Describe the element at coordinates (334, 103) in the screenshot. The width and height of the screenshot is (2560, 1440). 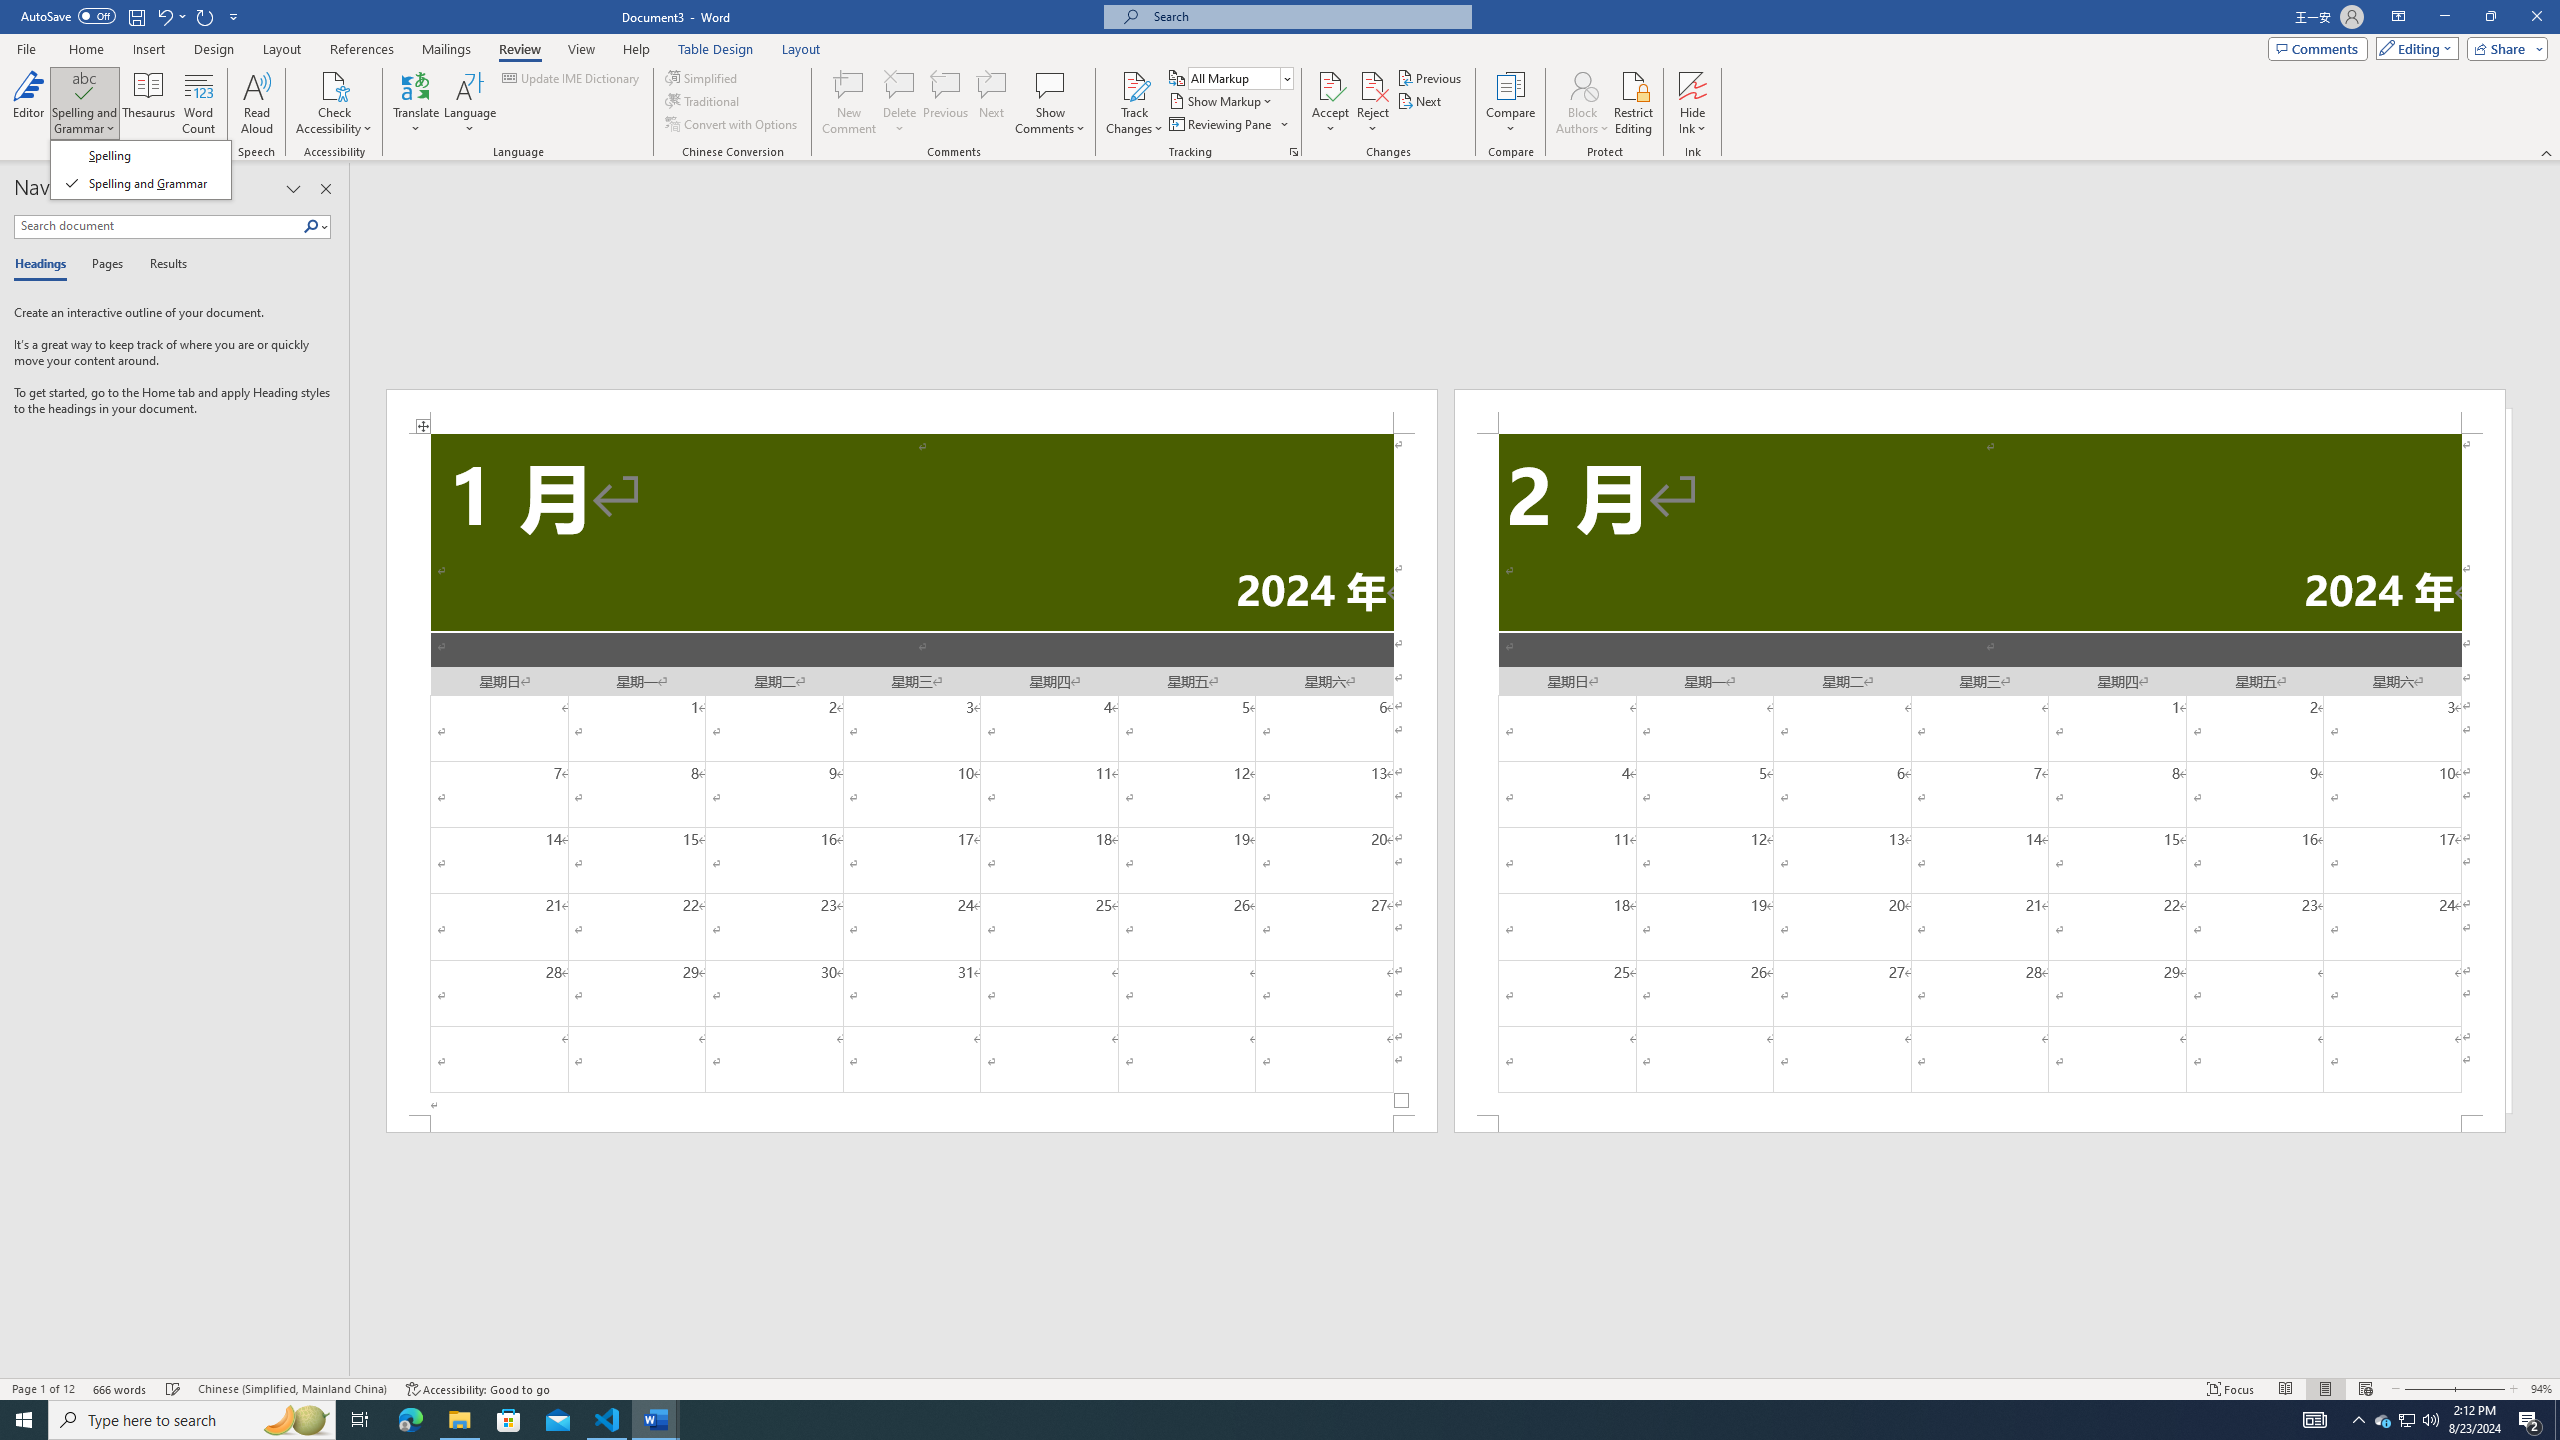
I see `'Check Accessibility'` at that location.